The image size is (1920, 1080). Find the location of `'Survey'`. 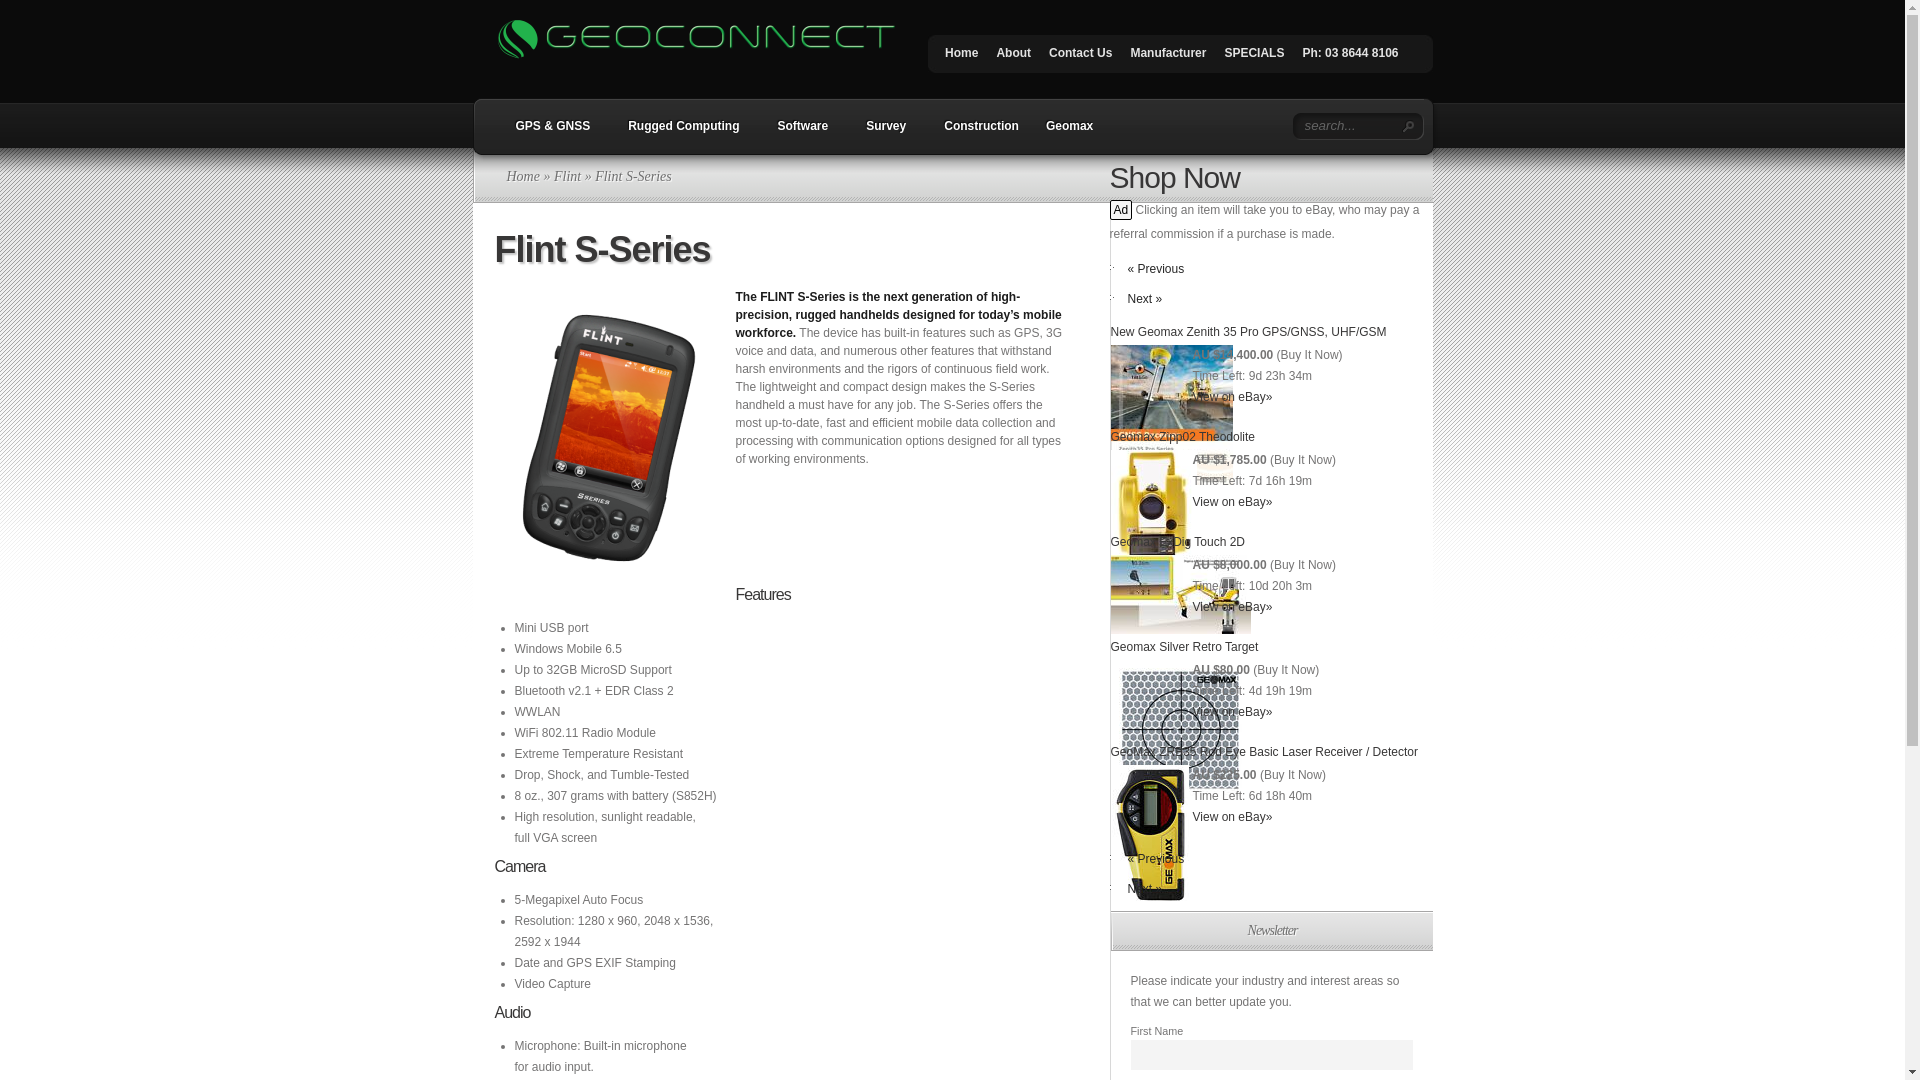

'Survey' is located at coordinates (880, 132).